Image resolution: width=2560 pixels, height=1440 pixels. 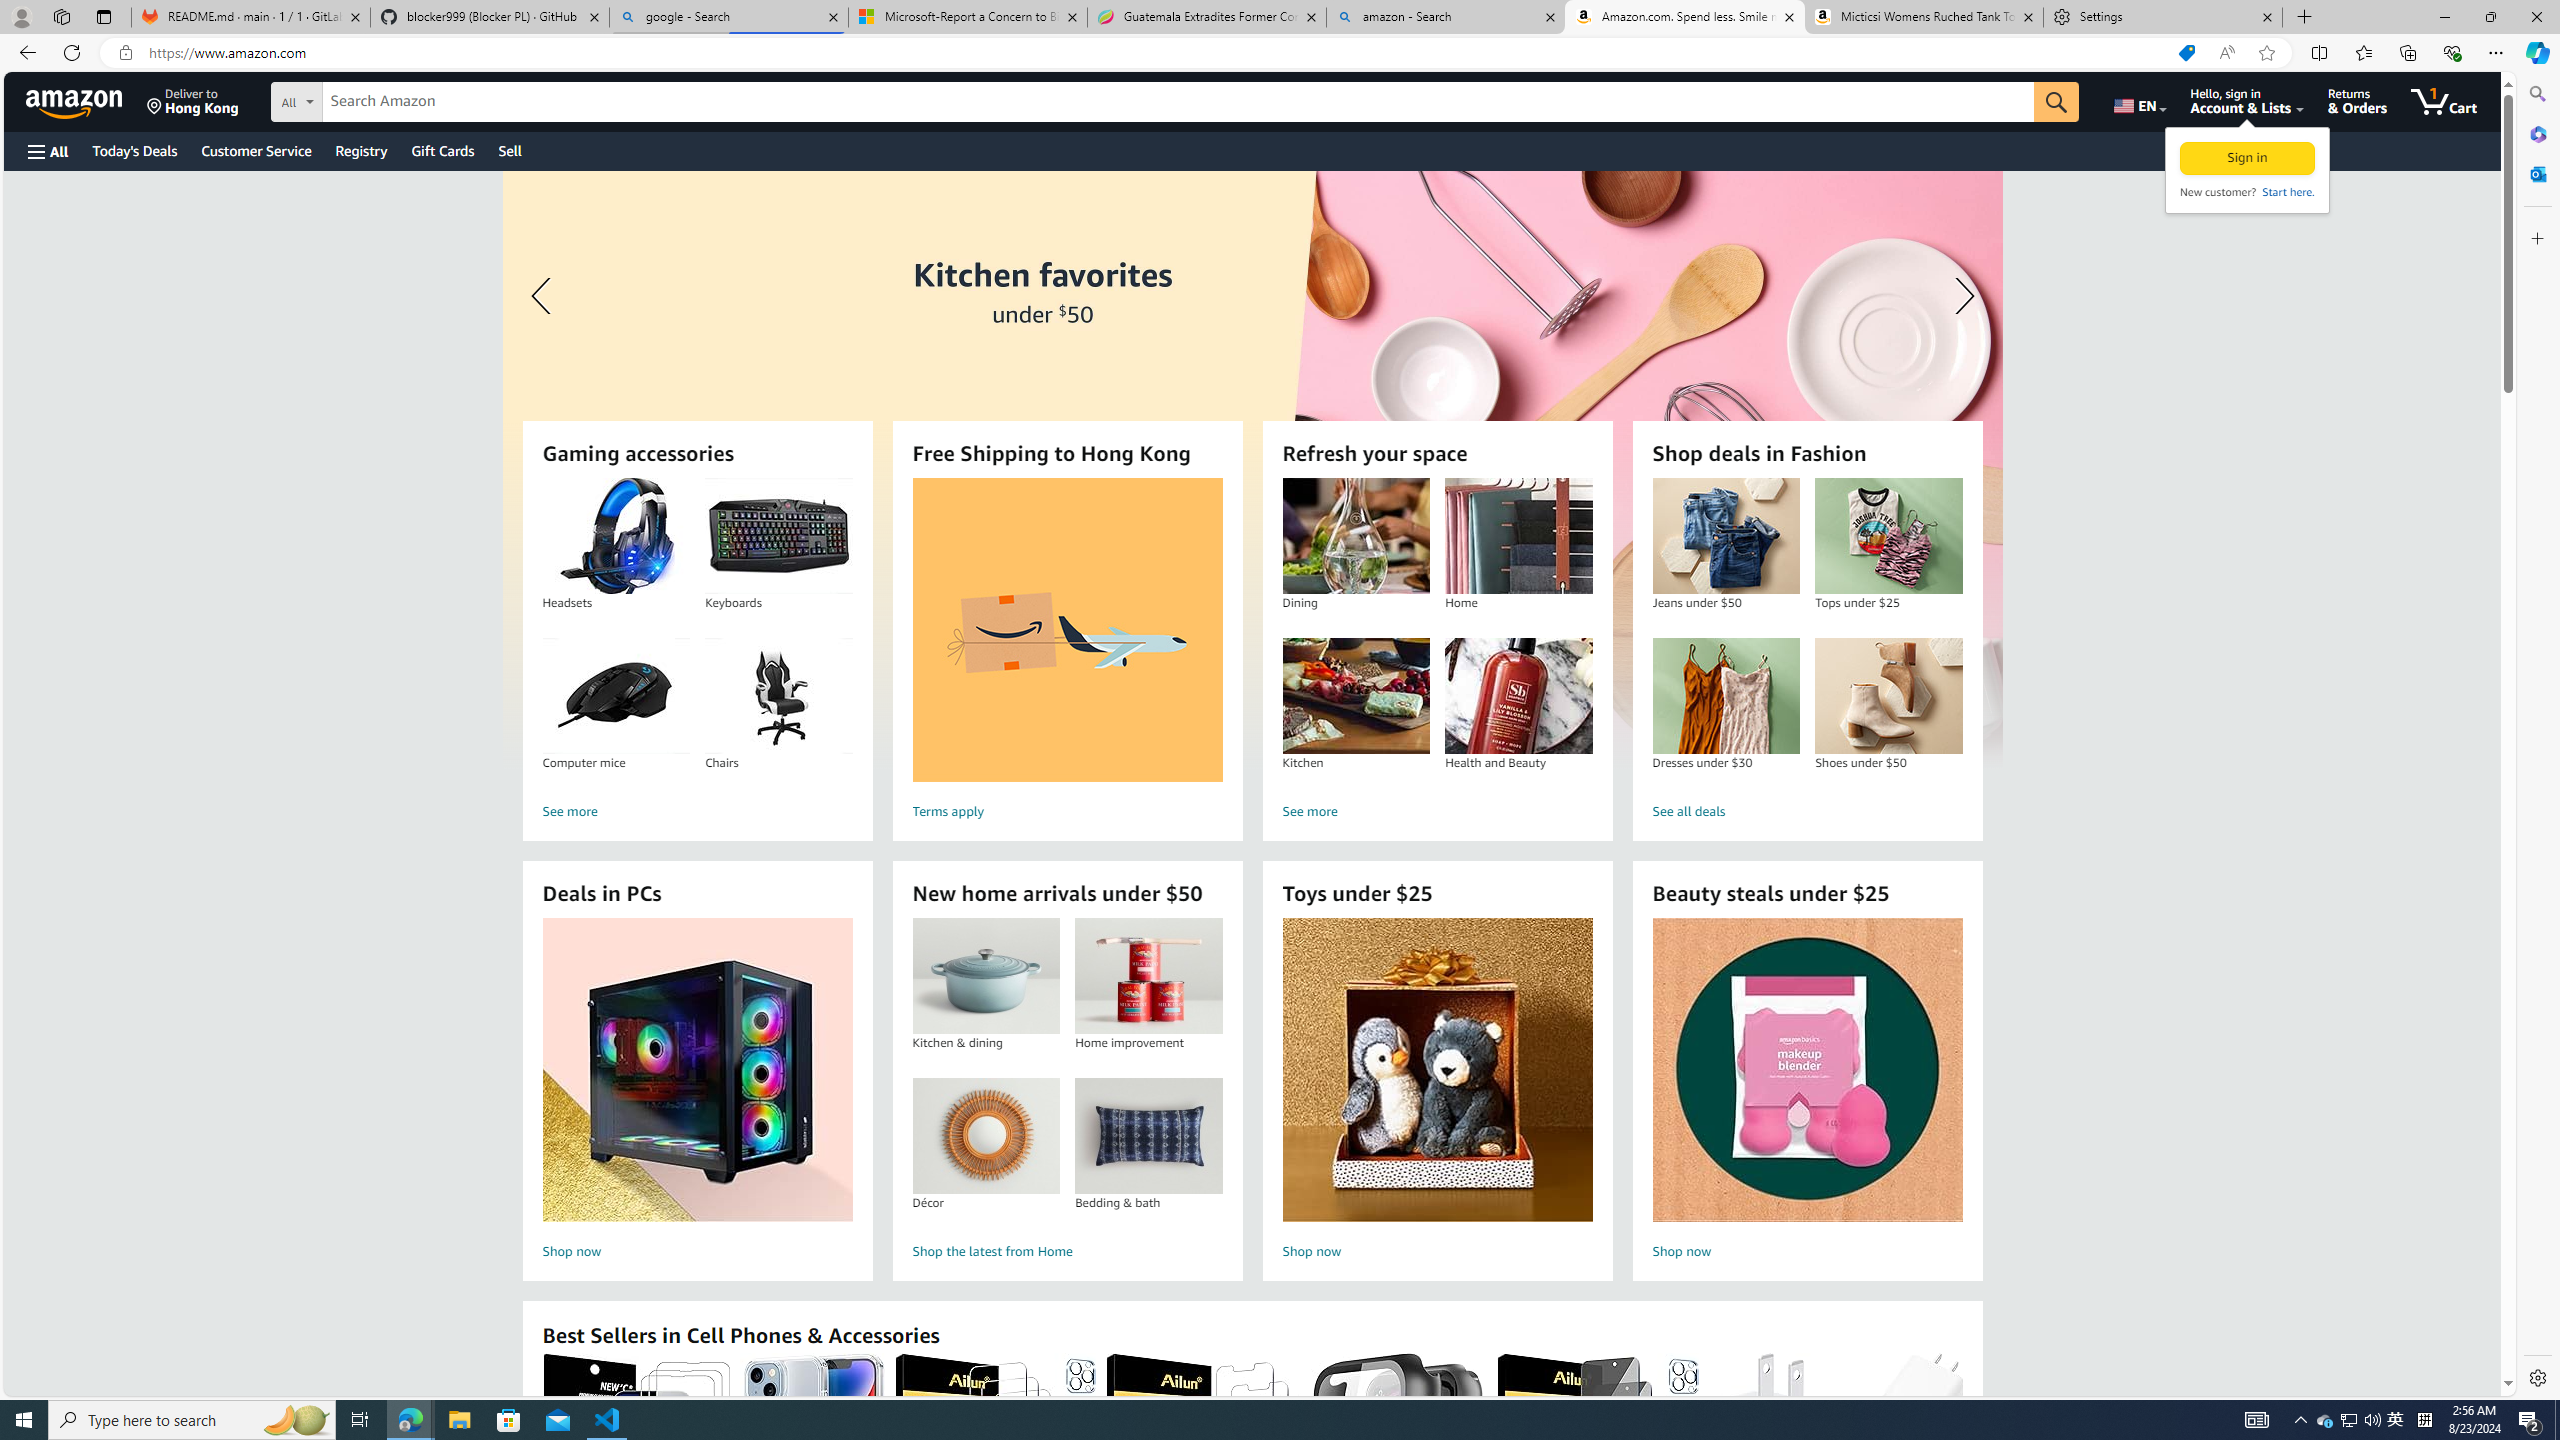 I want to click on 'See all deals', so click(x=1806, y=811).